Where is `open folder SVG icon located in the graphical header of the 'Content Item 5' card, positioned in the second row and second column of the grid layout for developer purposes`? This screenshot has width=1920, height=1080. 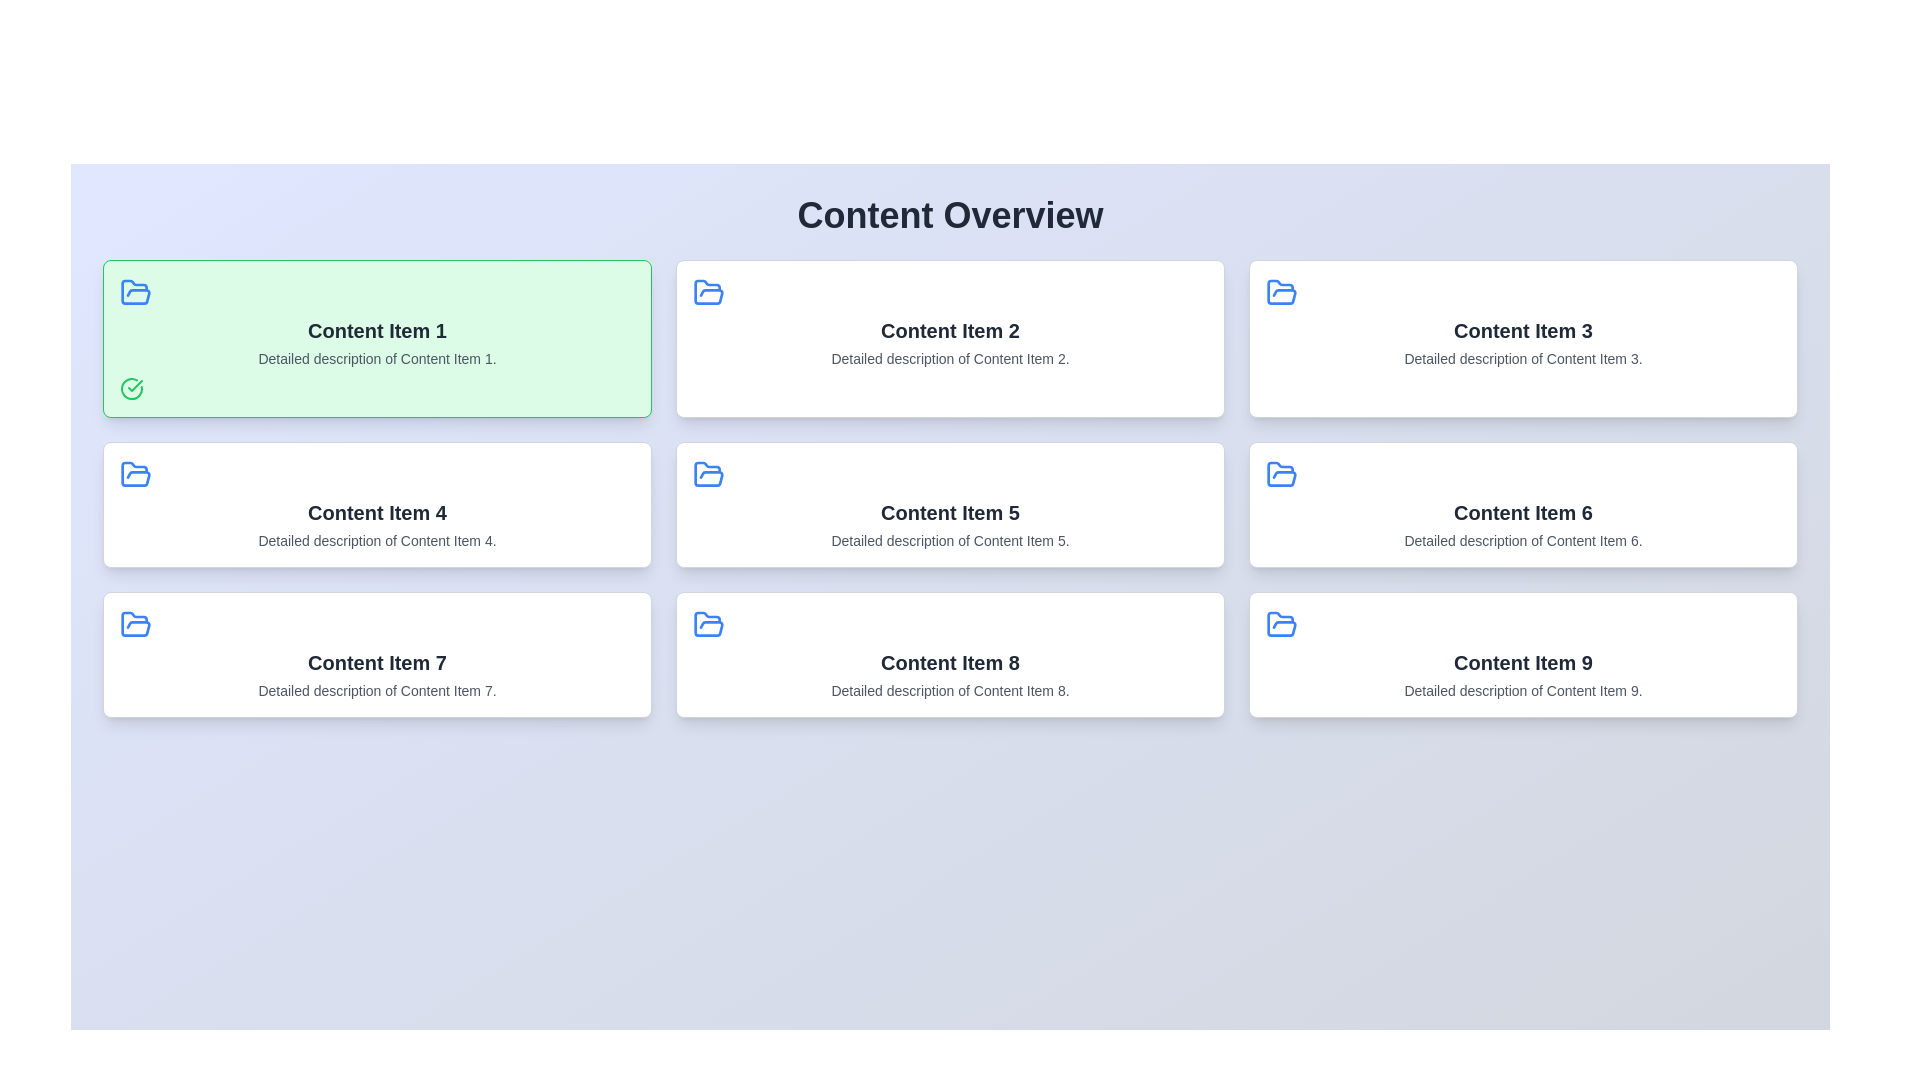 open folder SVG icon located in the graphical header of the 'Content Item 5' card, positioned in the second row and second column of the grid layout for developer purposes is located at coordinates (709, 474).